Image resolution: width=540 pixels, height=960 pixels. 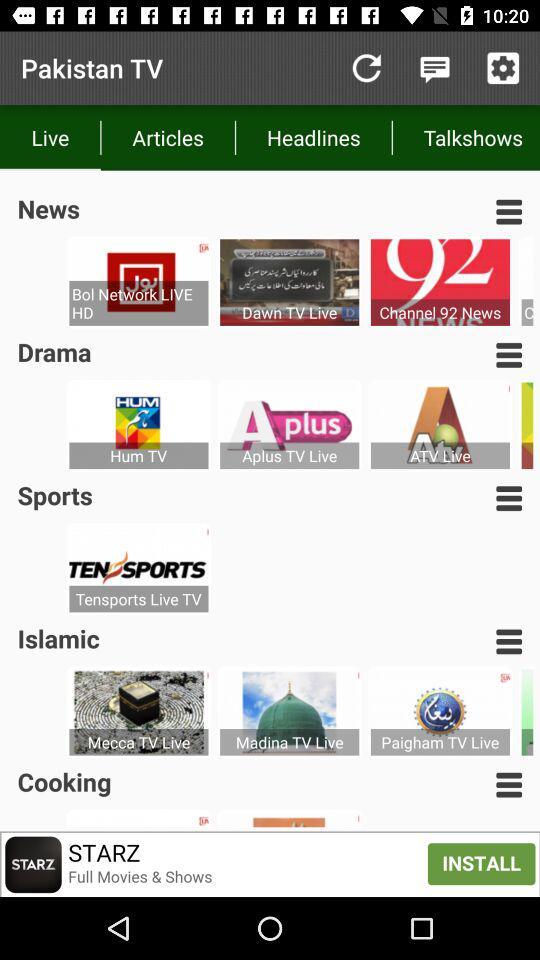 I want to click on something, so click(x=502, y=68).